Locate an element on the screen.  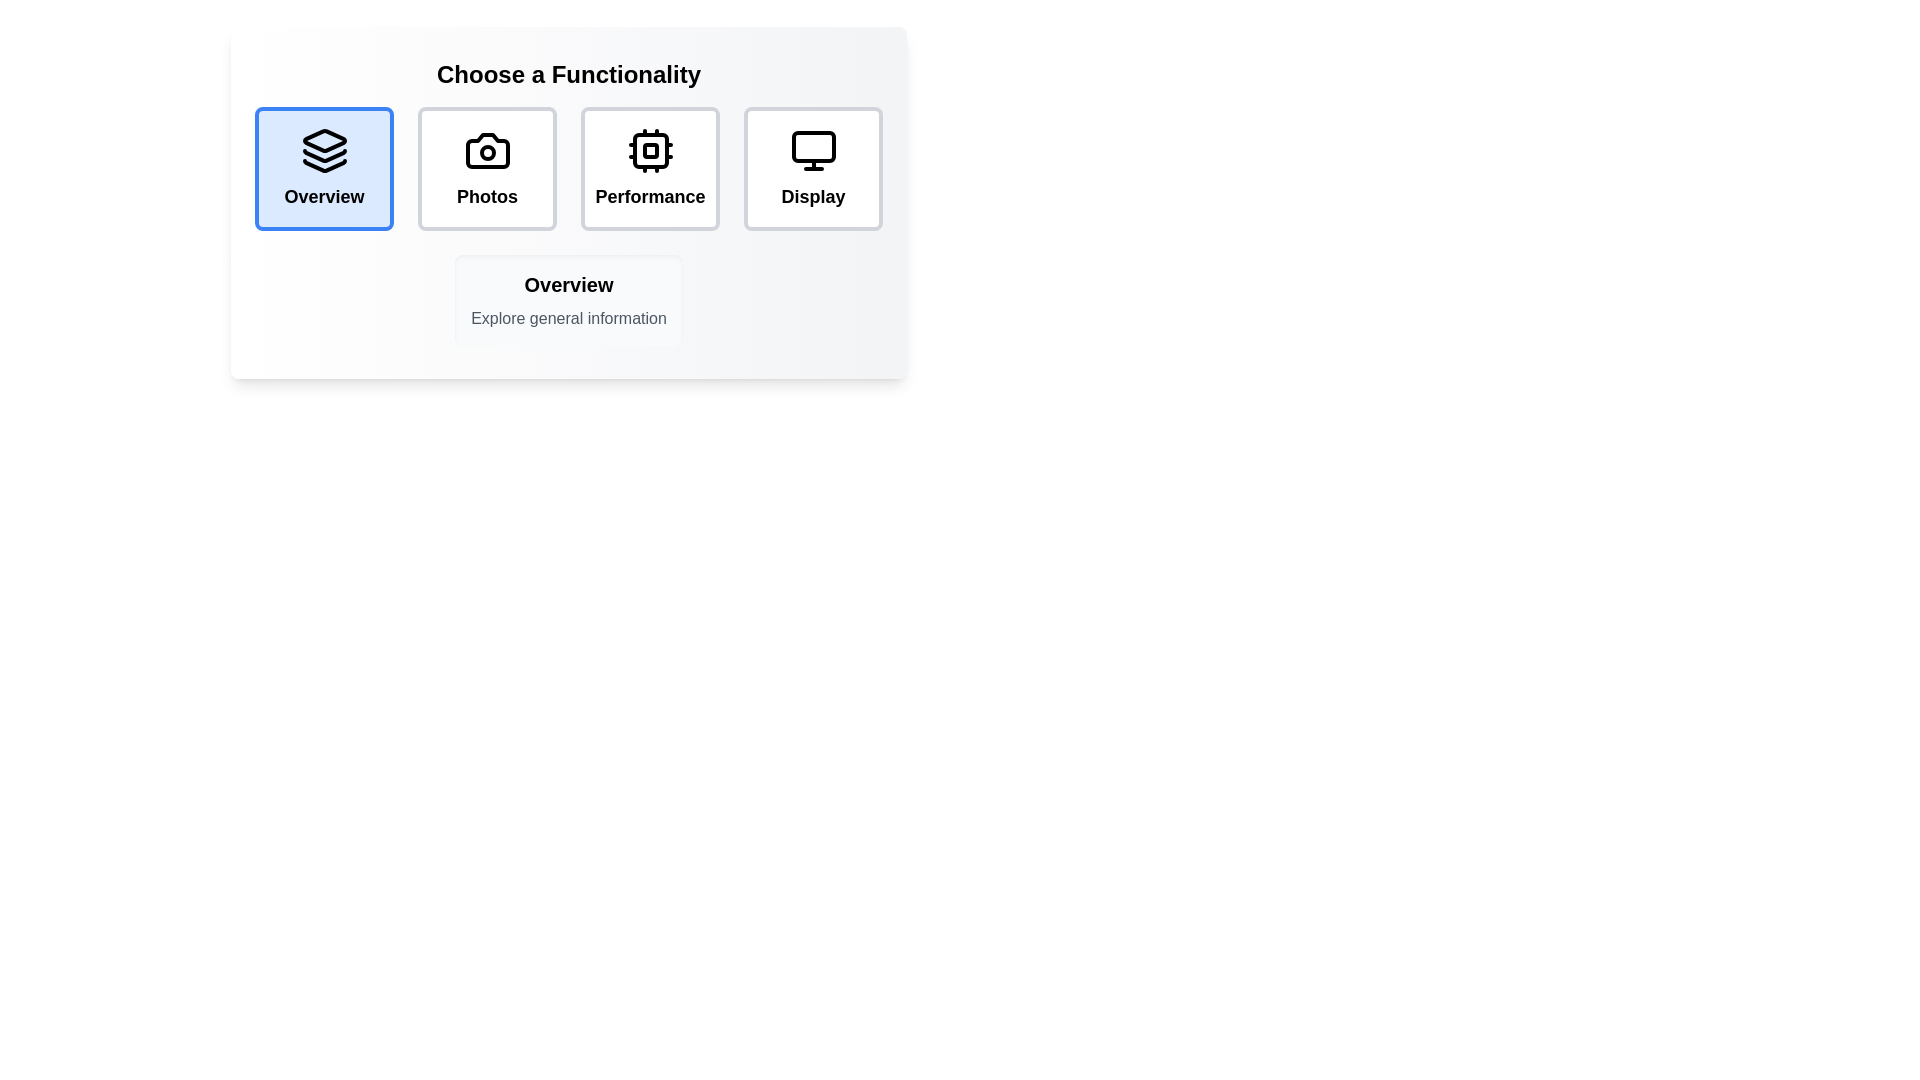
the performance navigation button located between the 'Photos' button and the 'Display' button is located at coordinates (650, 168).